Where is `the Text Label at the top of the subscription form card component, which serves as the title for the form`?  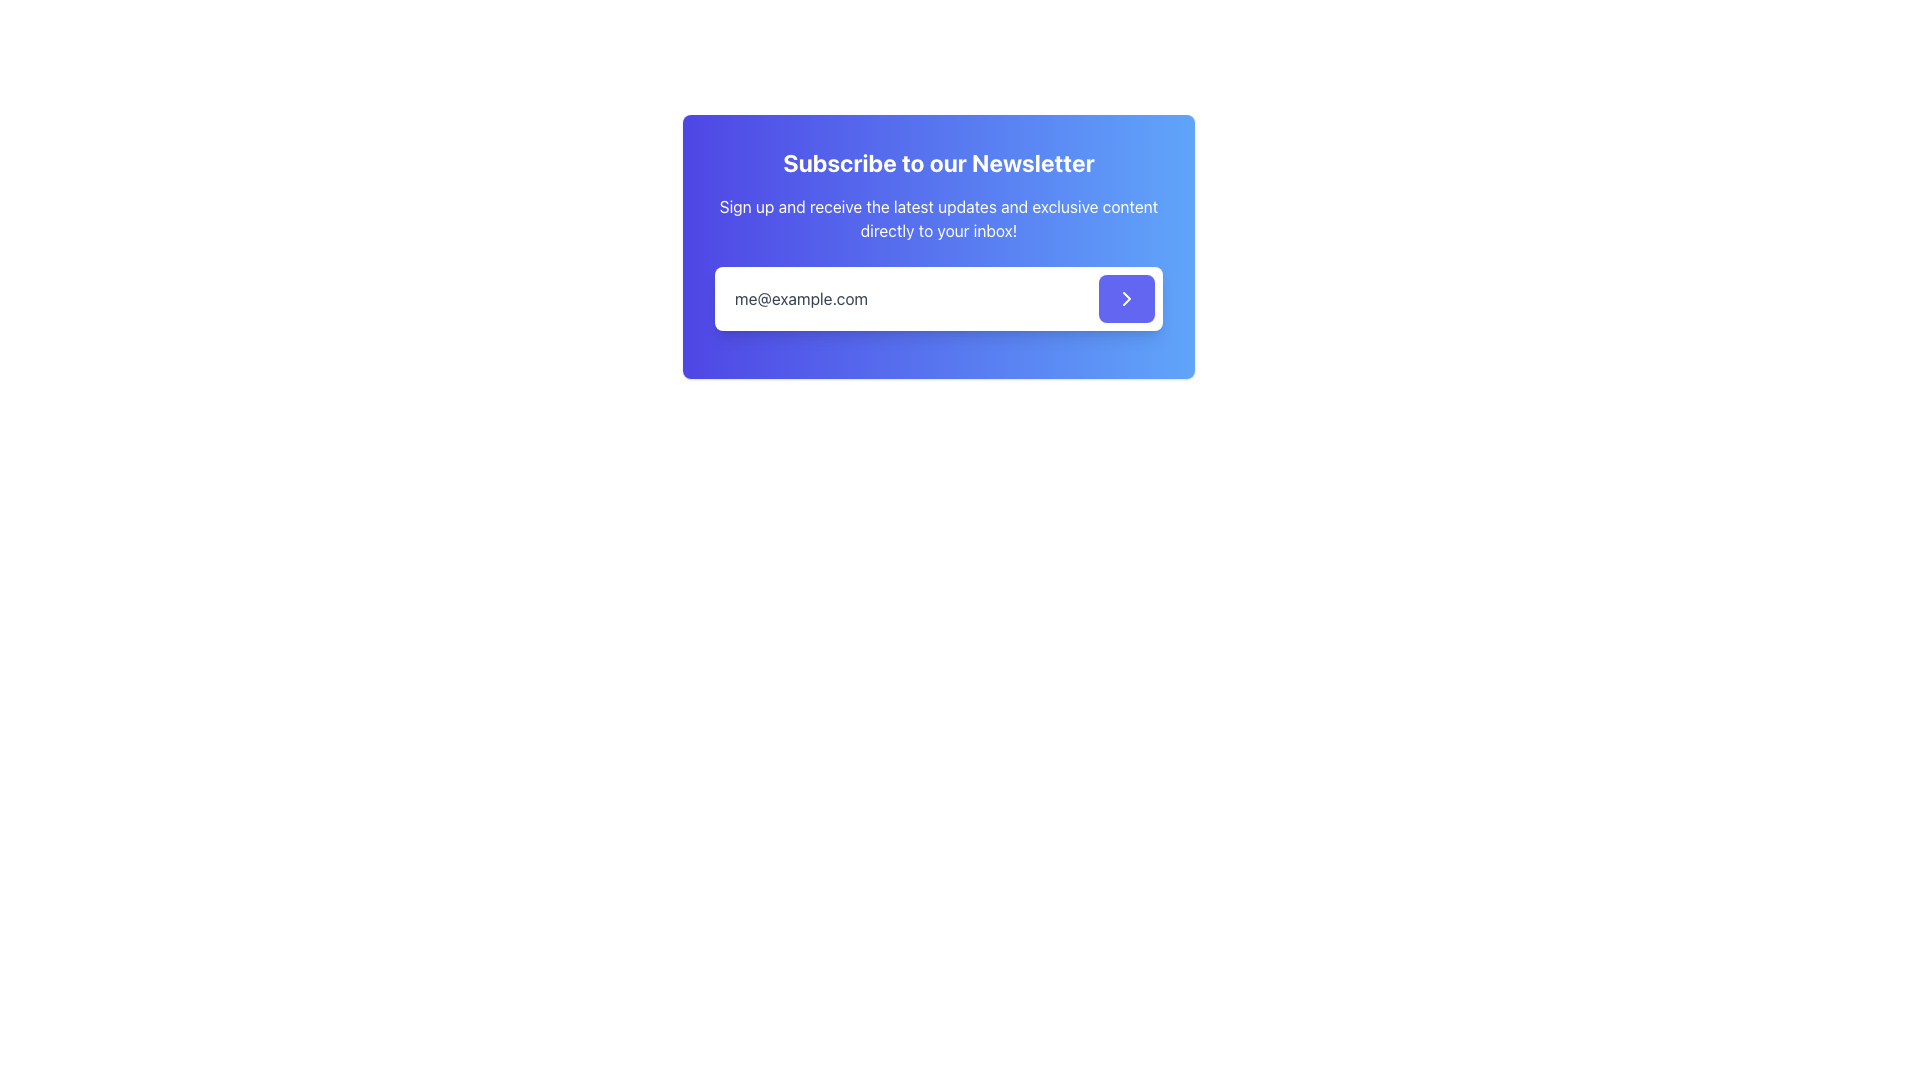 the Text Label at the top of the subscription form card component, which serves as the title for the form is located at coordinates (938, 161).